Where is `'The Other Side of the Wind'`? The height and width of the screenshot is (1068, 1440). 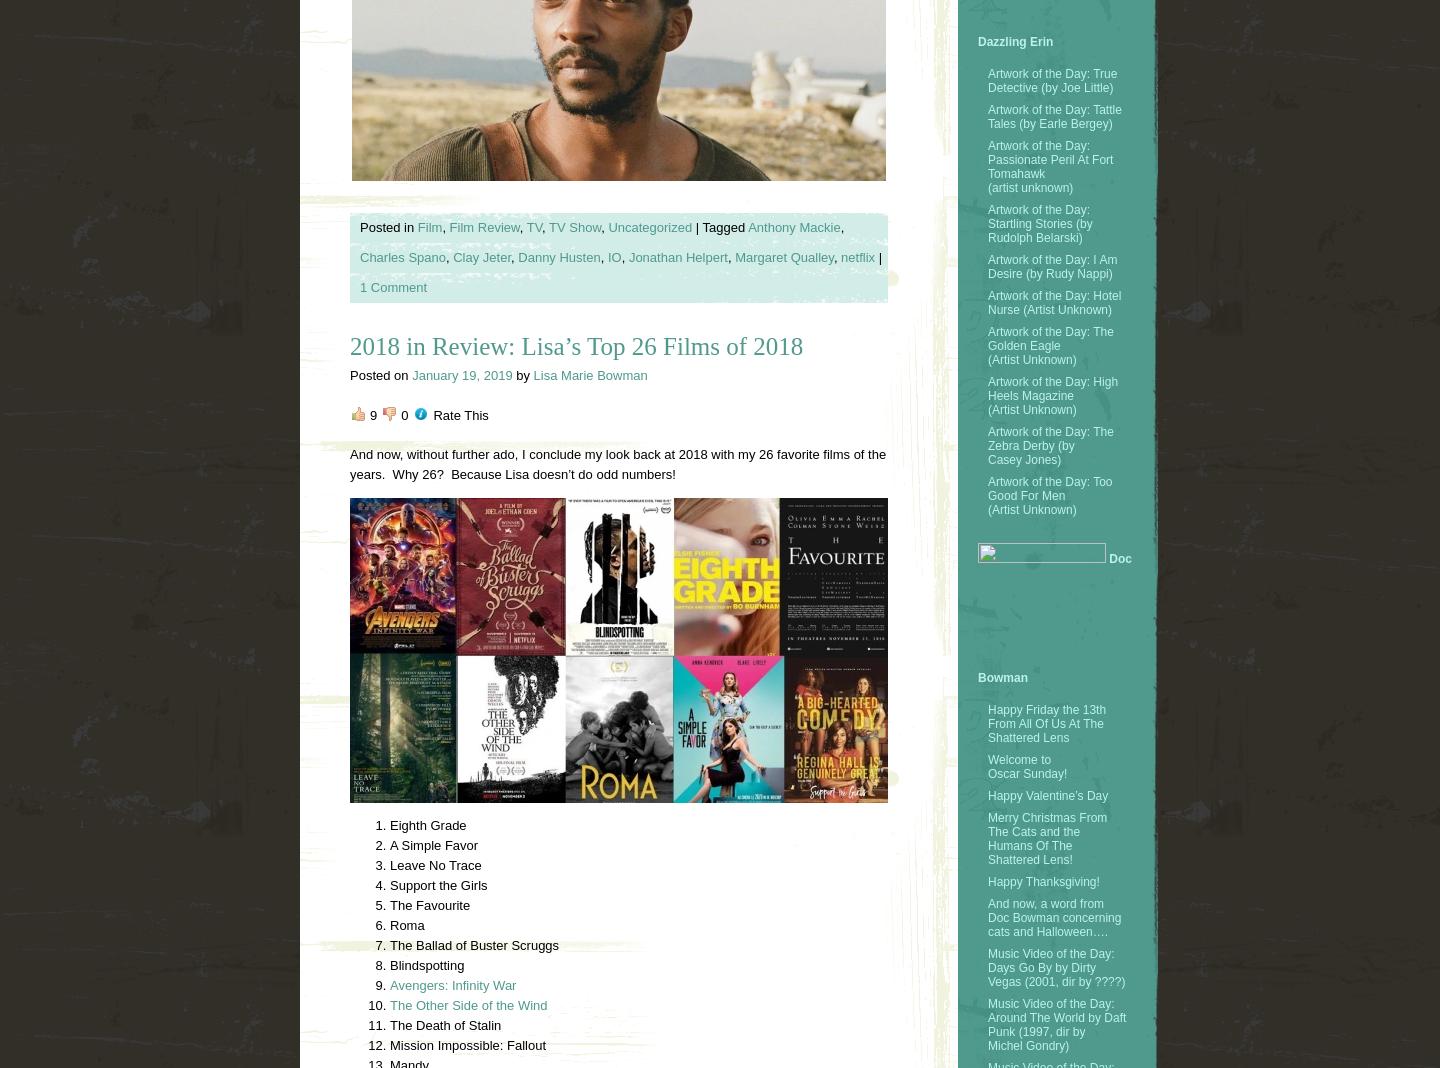
'The Other Side of the Wind' is located at coordinates (468, 1005).